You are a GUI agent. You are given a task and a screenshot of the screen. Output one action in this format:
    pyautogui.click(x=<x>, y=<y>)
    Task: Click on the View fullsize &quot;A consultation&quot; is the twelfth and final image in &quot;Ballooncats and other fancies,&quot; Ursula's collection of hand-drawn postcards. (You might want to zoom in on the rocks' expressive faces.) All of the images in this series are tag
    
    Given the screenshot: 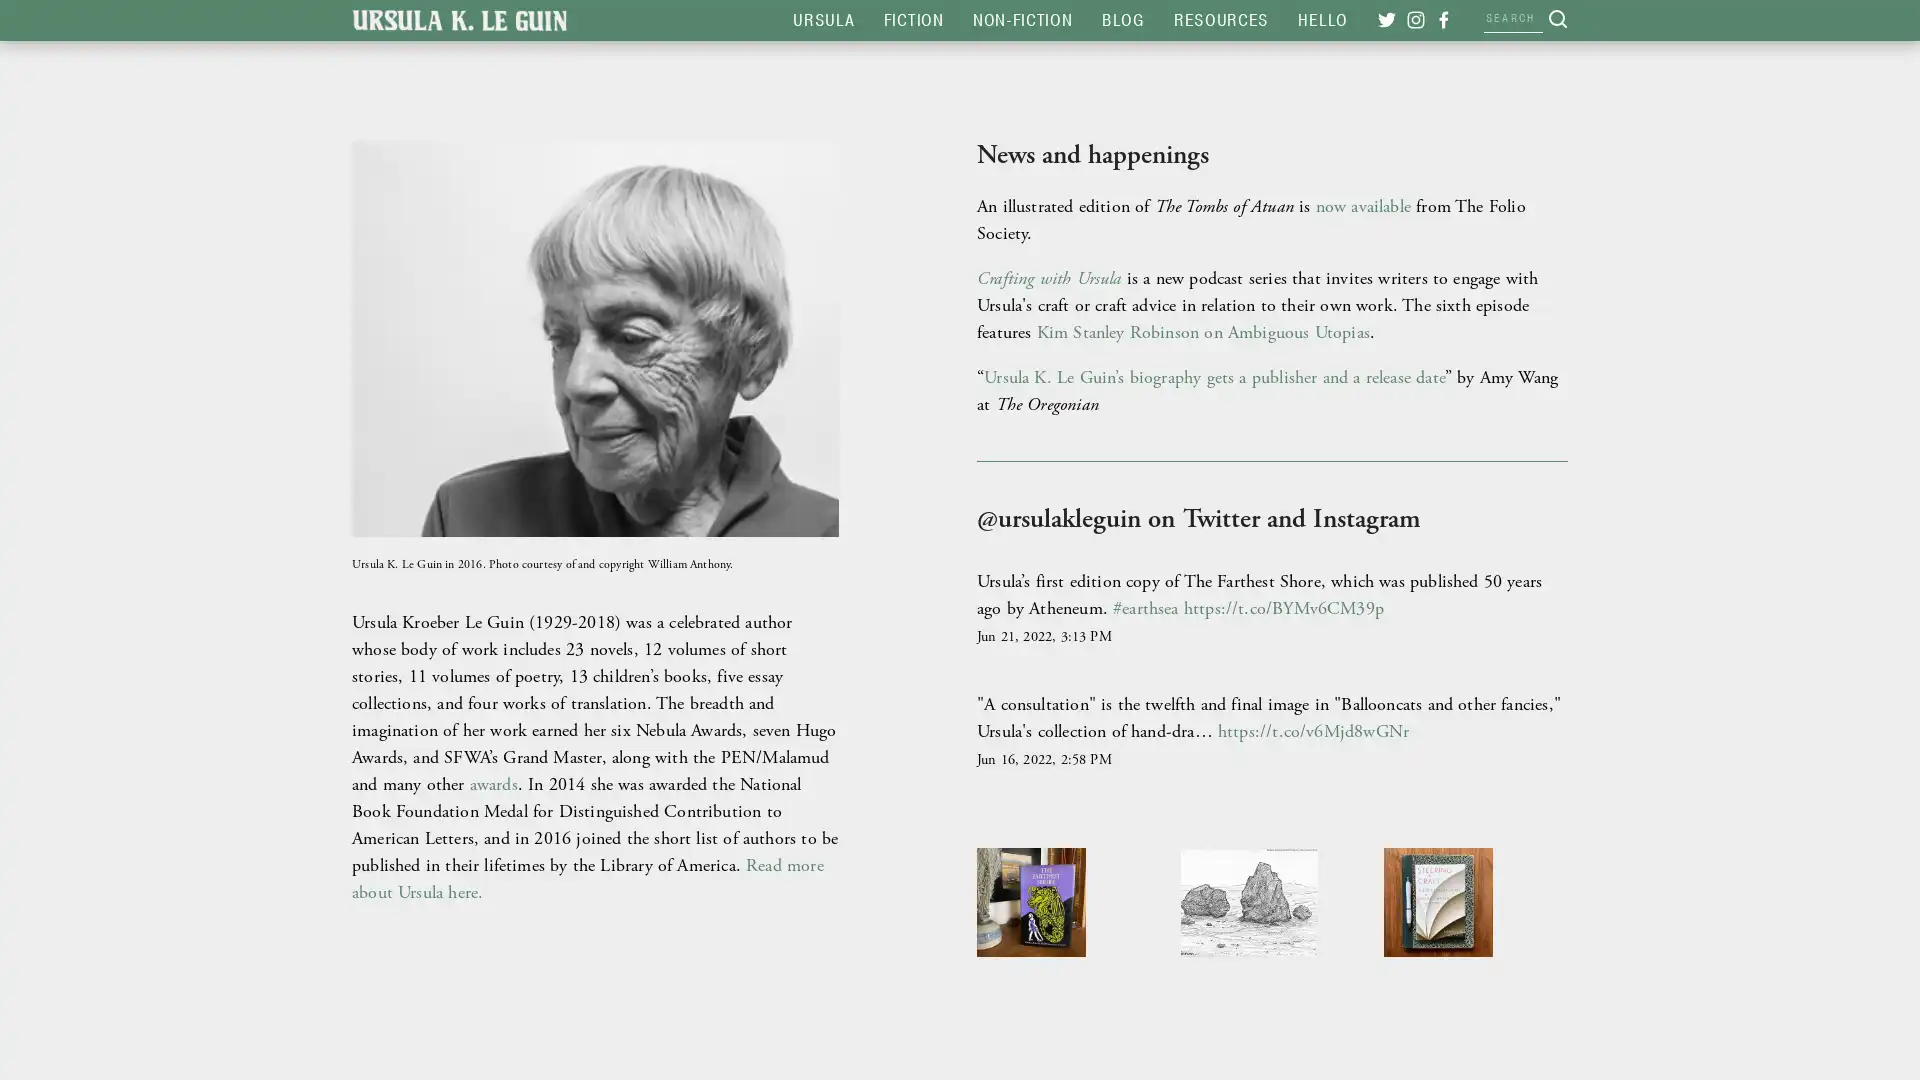 What is the action you would take?
    pyautogui.click(x=1271, y=938)
    